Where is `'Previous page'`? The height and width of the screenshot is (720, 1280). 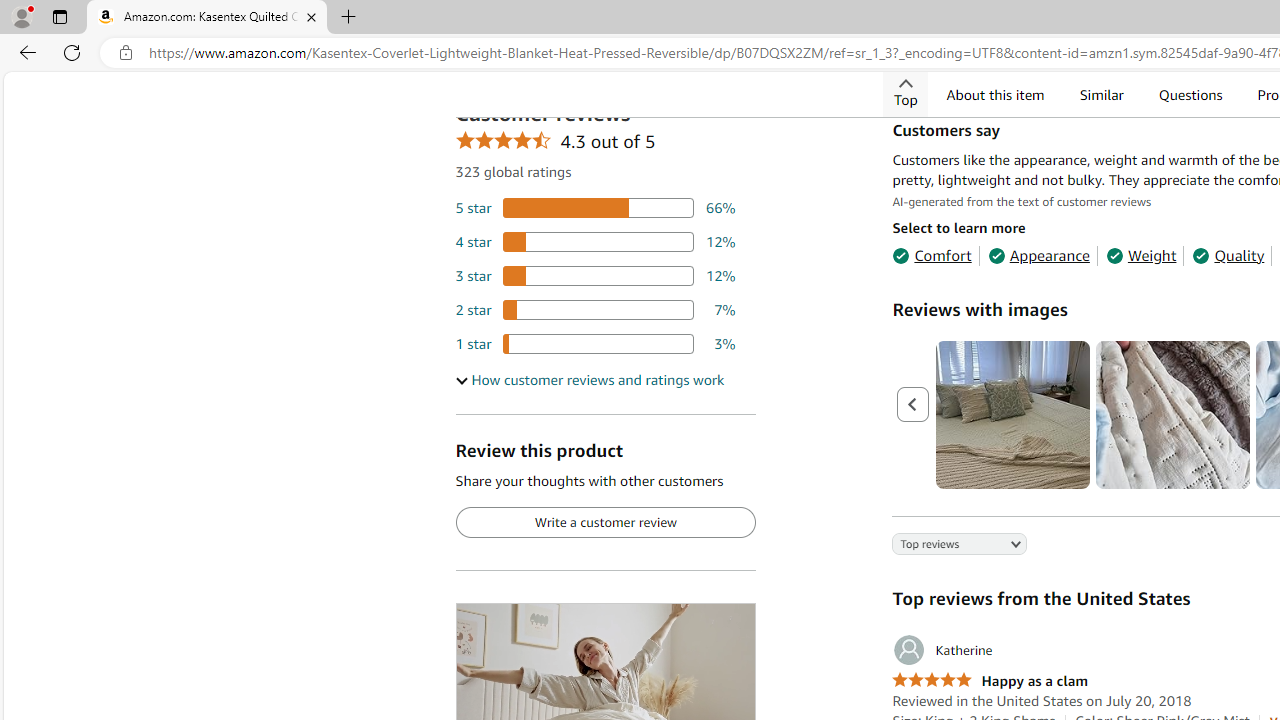 'Previous page' is located at coordinates (912, 405).